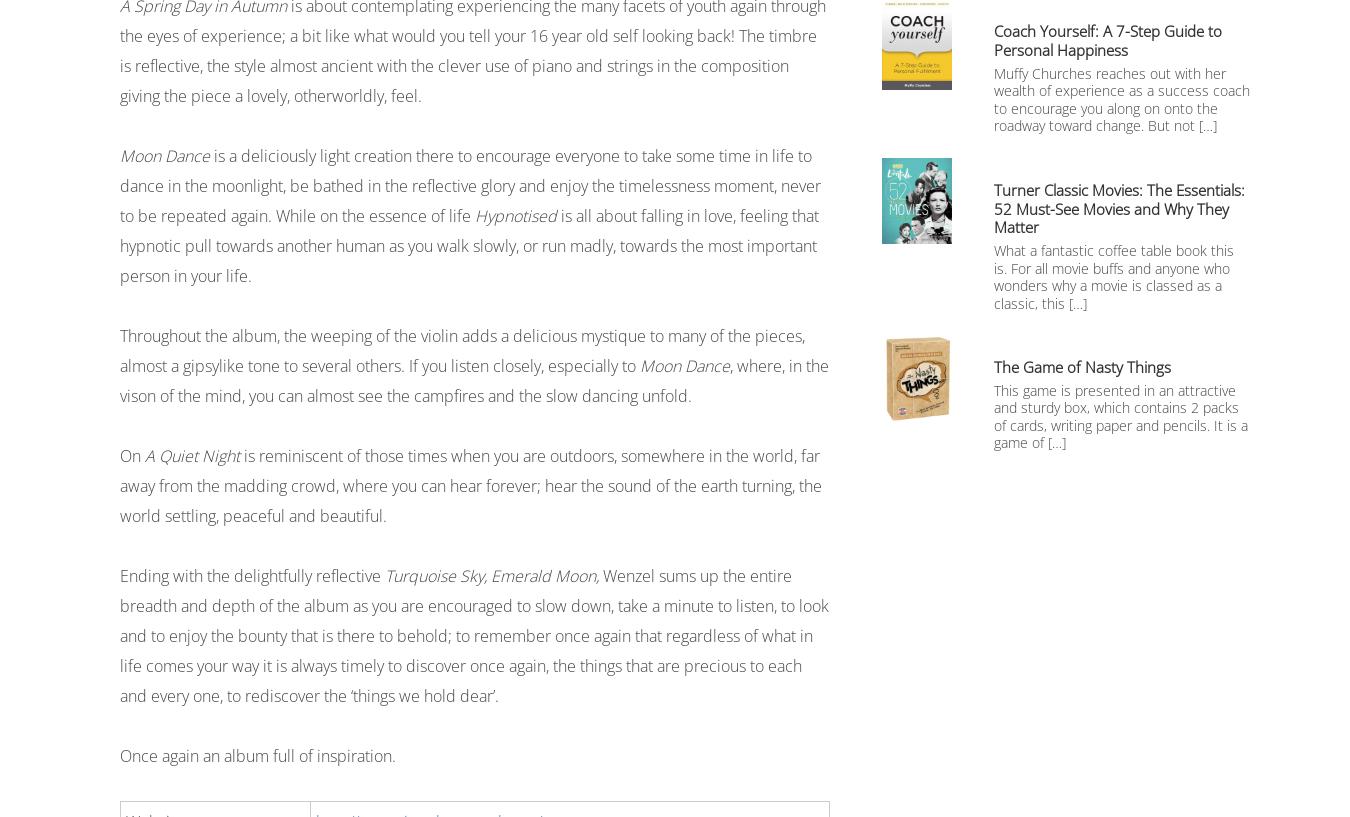  I want to click on 'What a fantastic coffee table book this is. For all movie buffs and anyone who wonders why a movie is classed as a classic, this […]', so click(1114, 276).